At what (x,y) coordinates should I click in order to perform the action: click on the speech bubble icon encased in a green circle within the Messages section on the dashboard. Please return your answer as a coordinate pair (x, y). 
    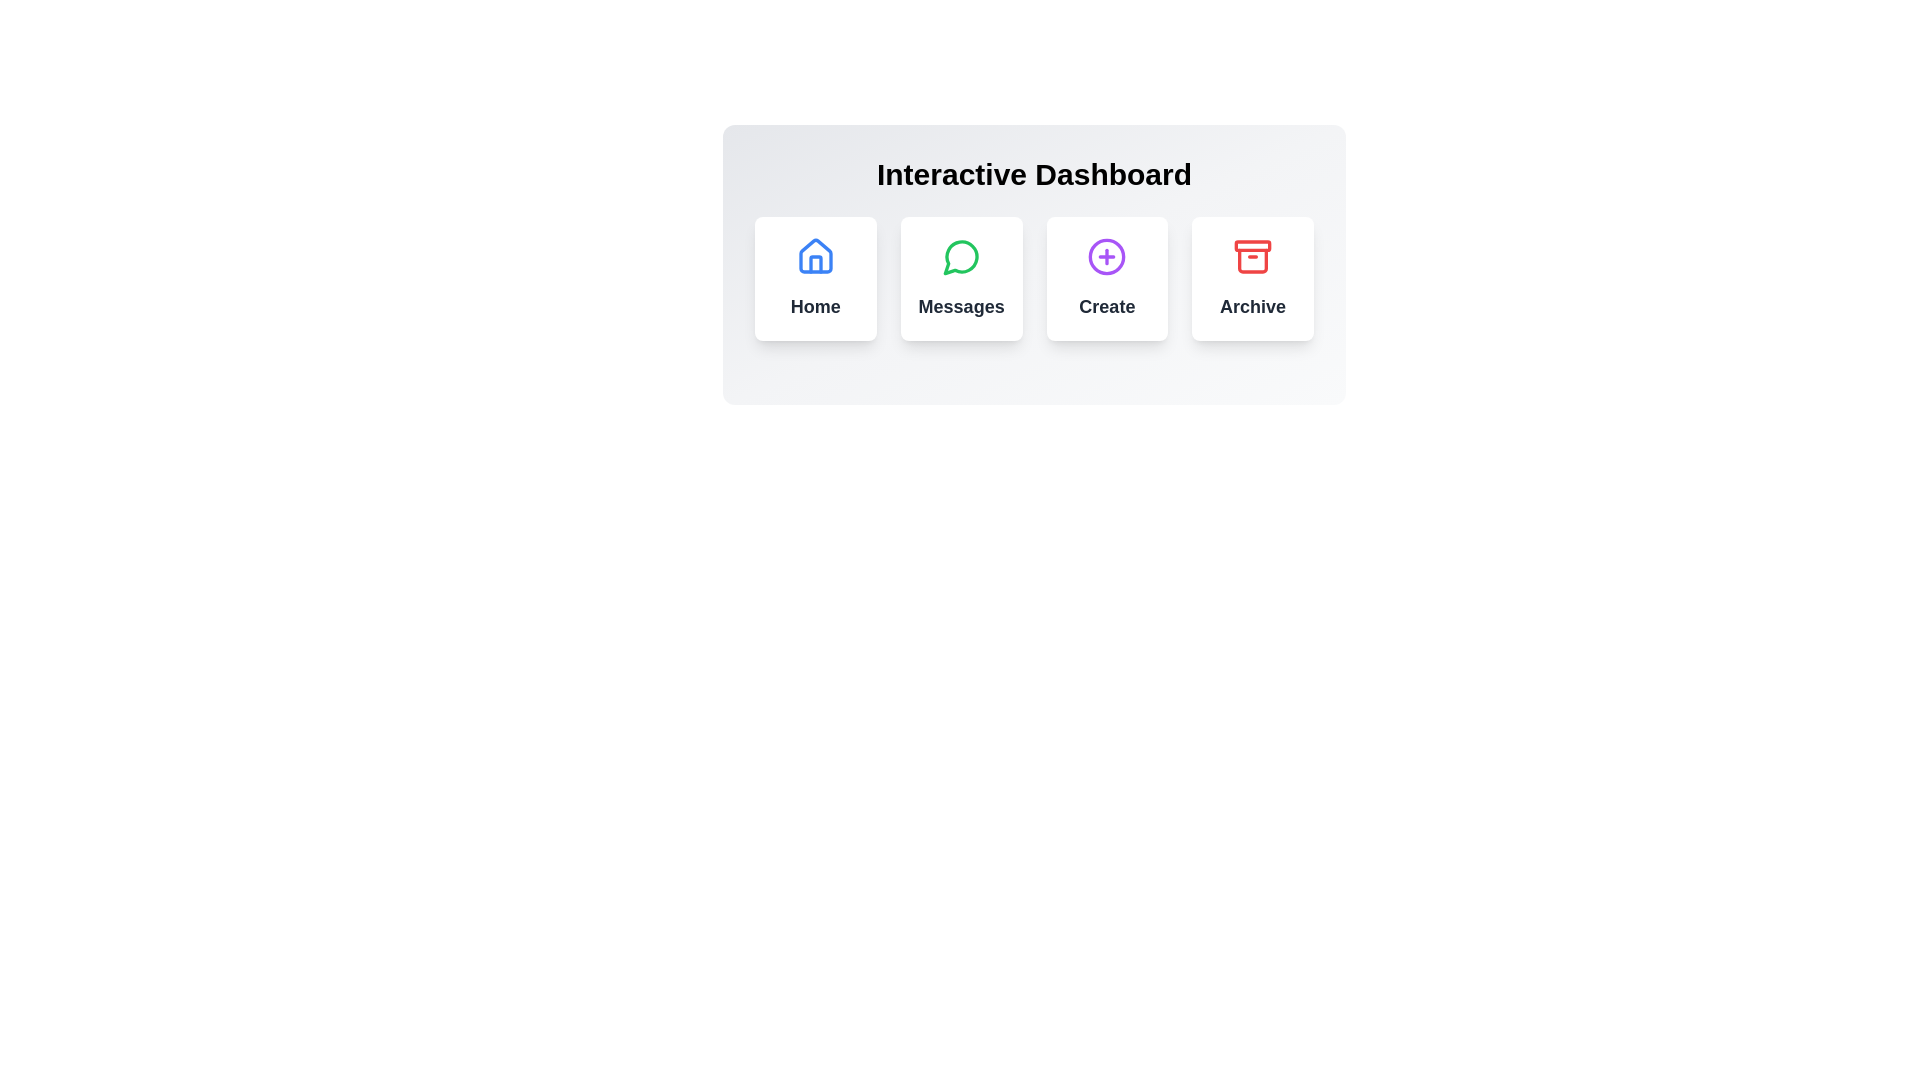
    Looking at the image, I should click on (960, 256).